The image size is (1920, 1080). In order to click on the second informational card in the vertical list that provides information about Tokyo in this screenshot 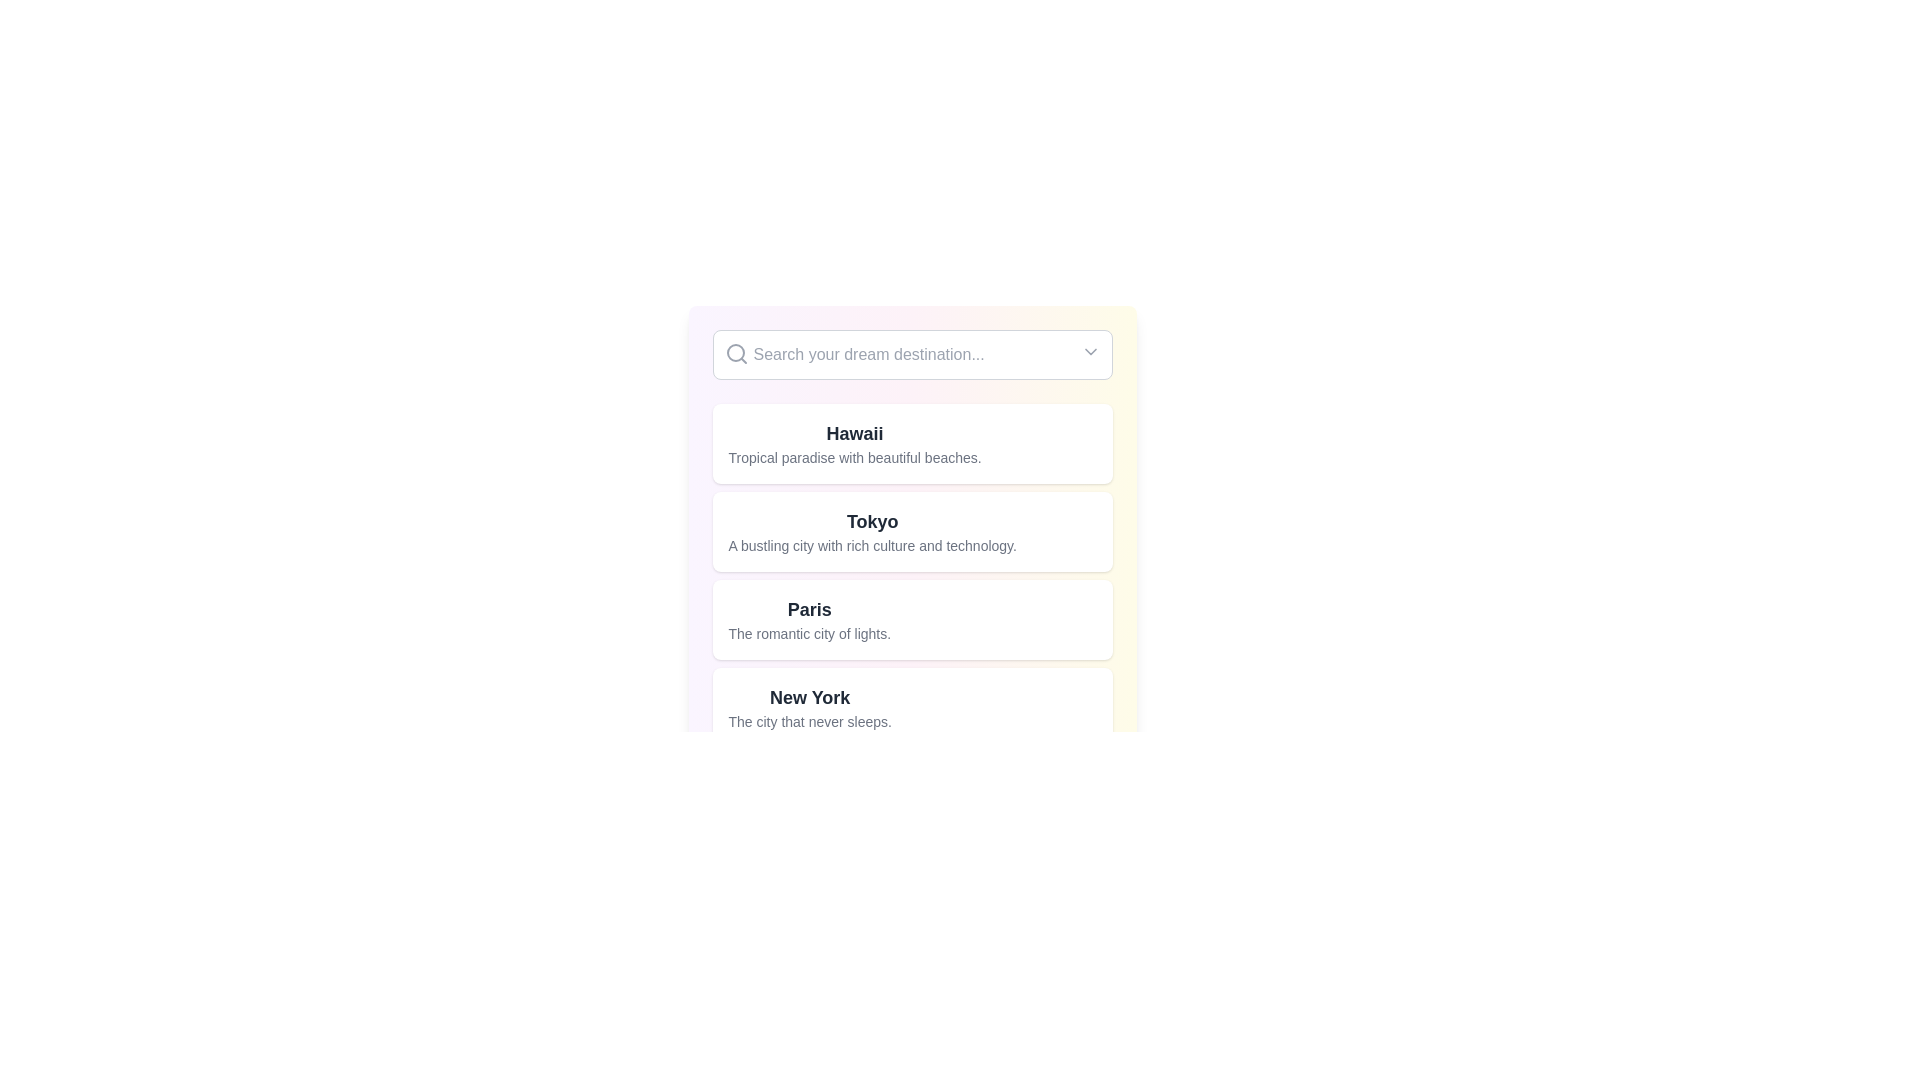, I will do `click(911, 531)`.